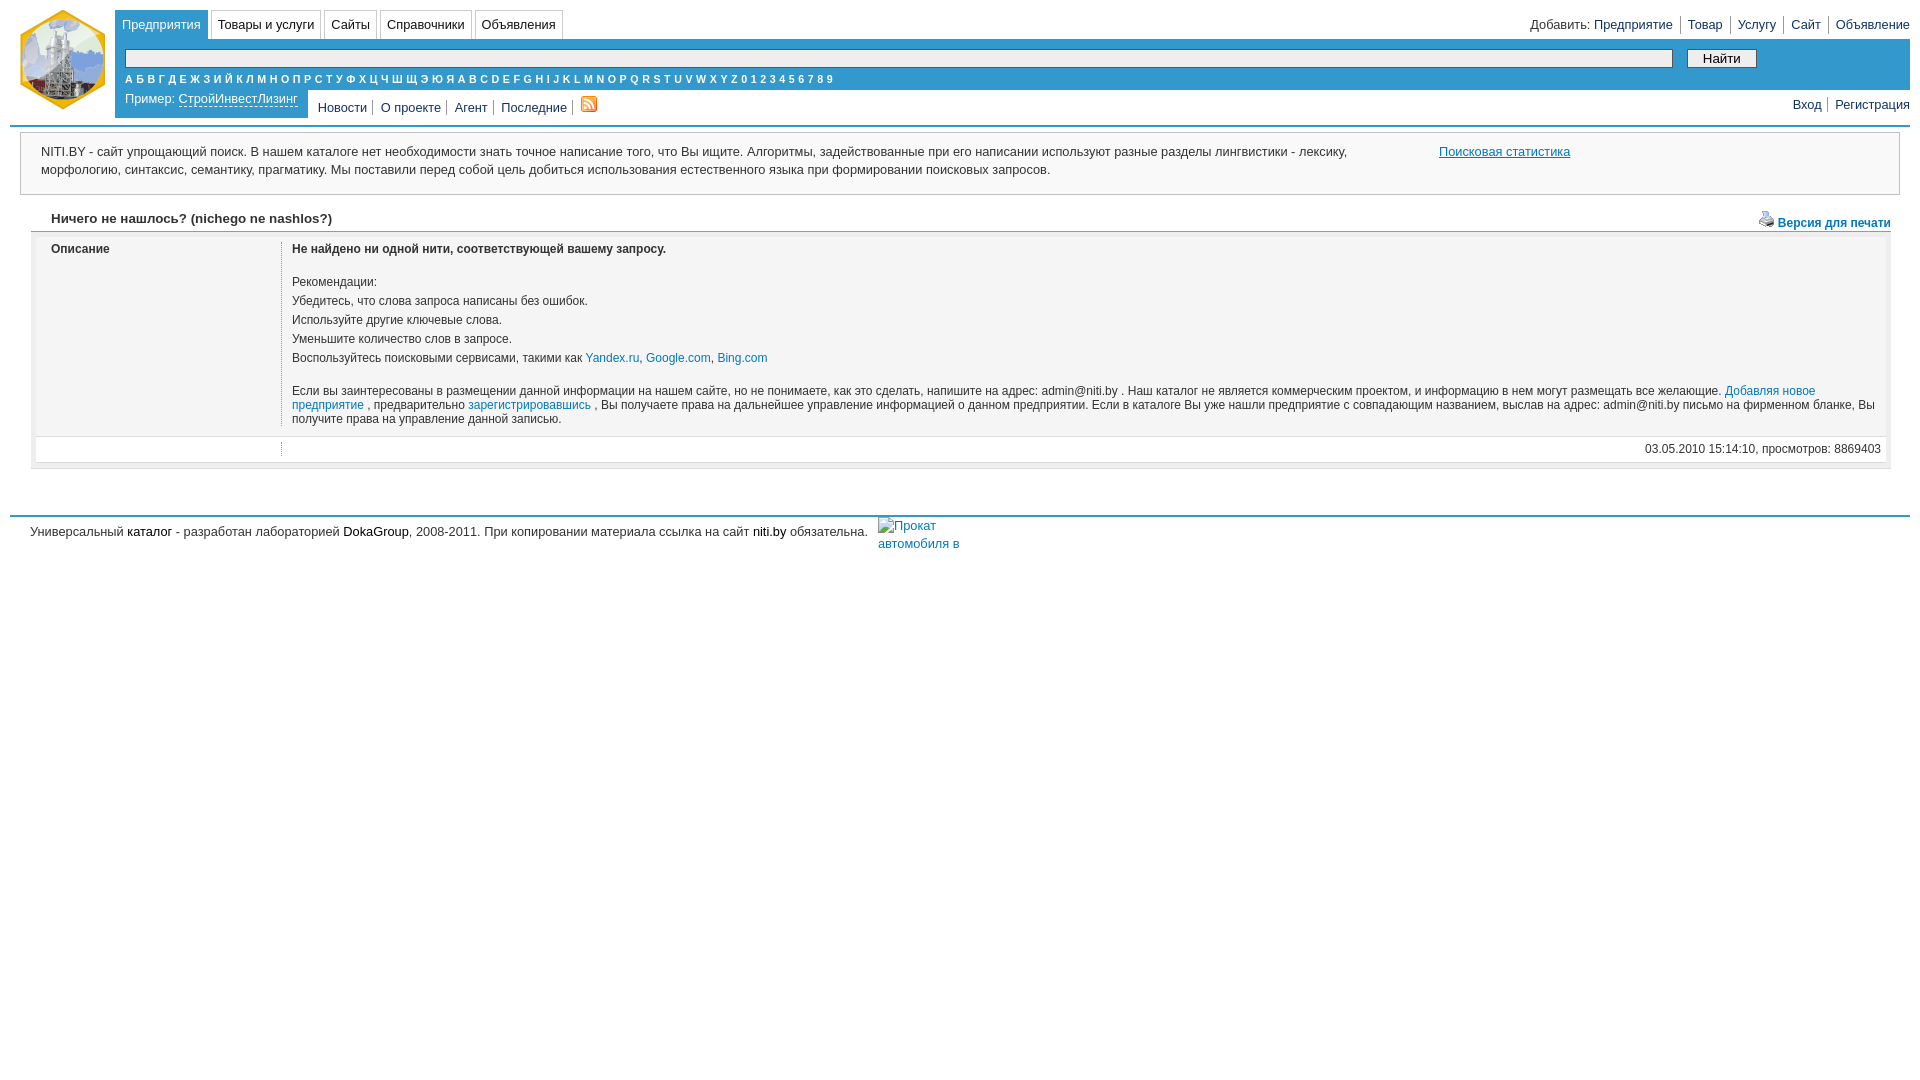 This screenshot has width=1920, height=1080. What do you see at coordinates (576, 77) in the screenshot?
I see `'L'` at bounding box center [576, 77].